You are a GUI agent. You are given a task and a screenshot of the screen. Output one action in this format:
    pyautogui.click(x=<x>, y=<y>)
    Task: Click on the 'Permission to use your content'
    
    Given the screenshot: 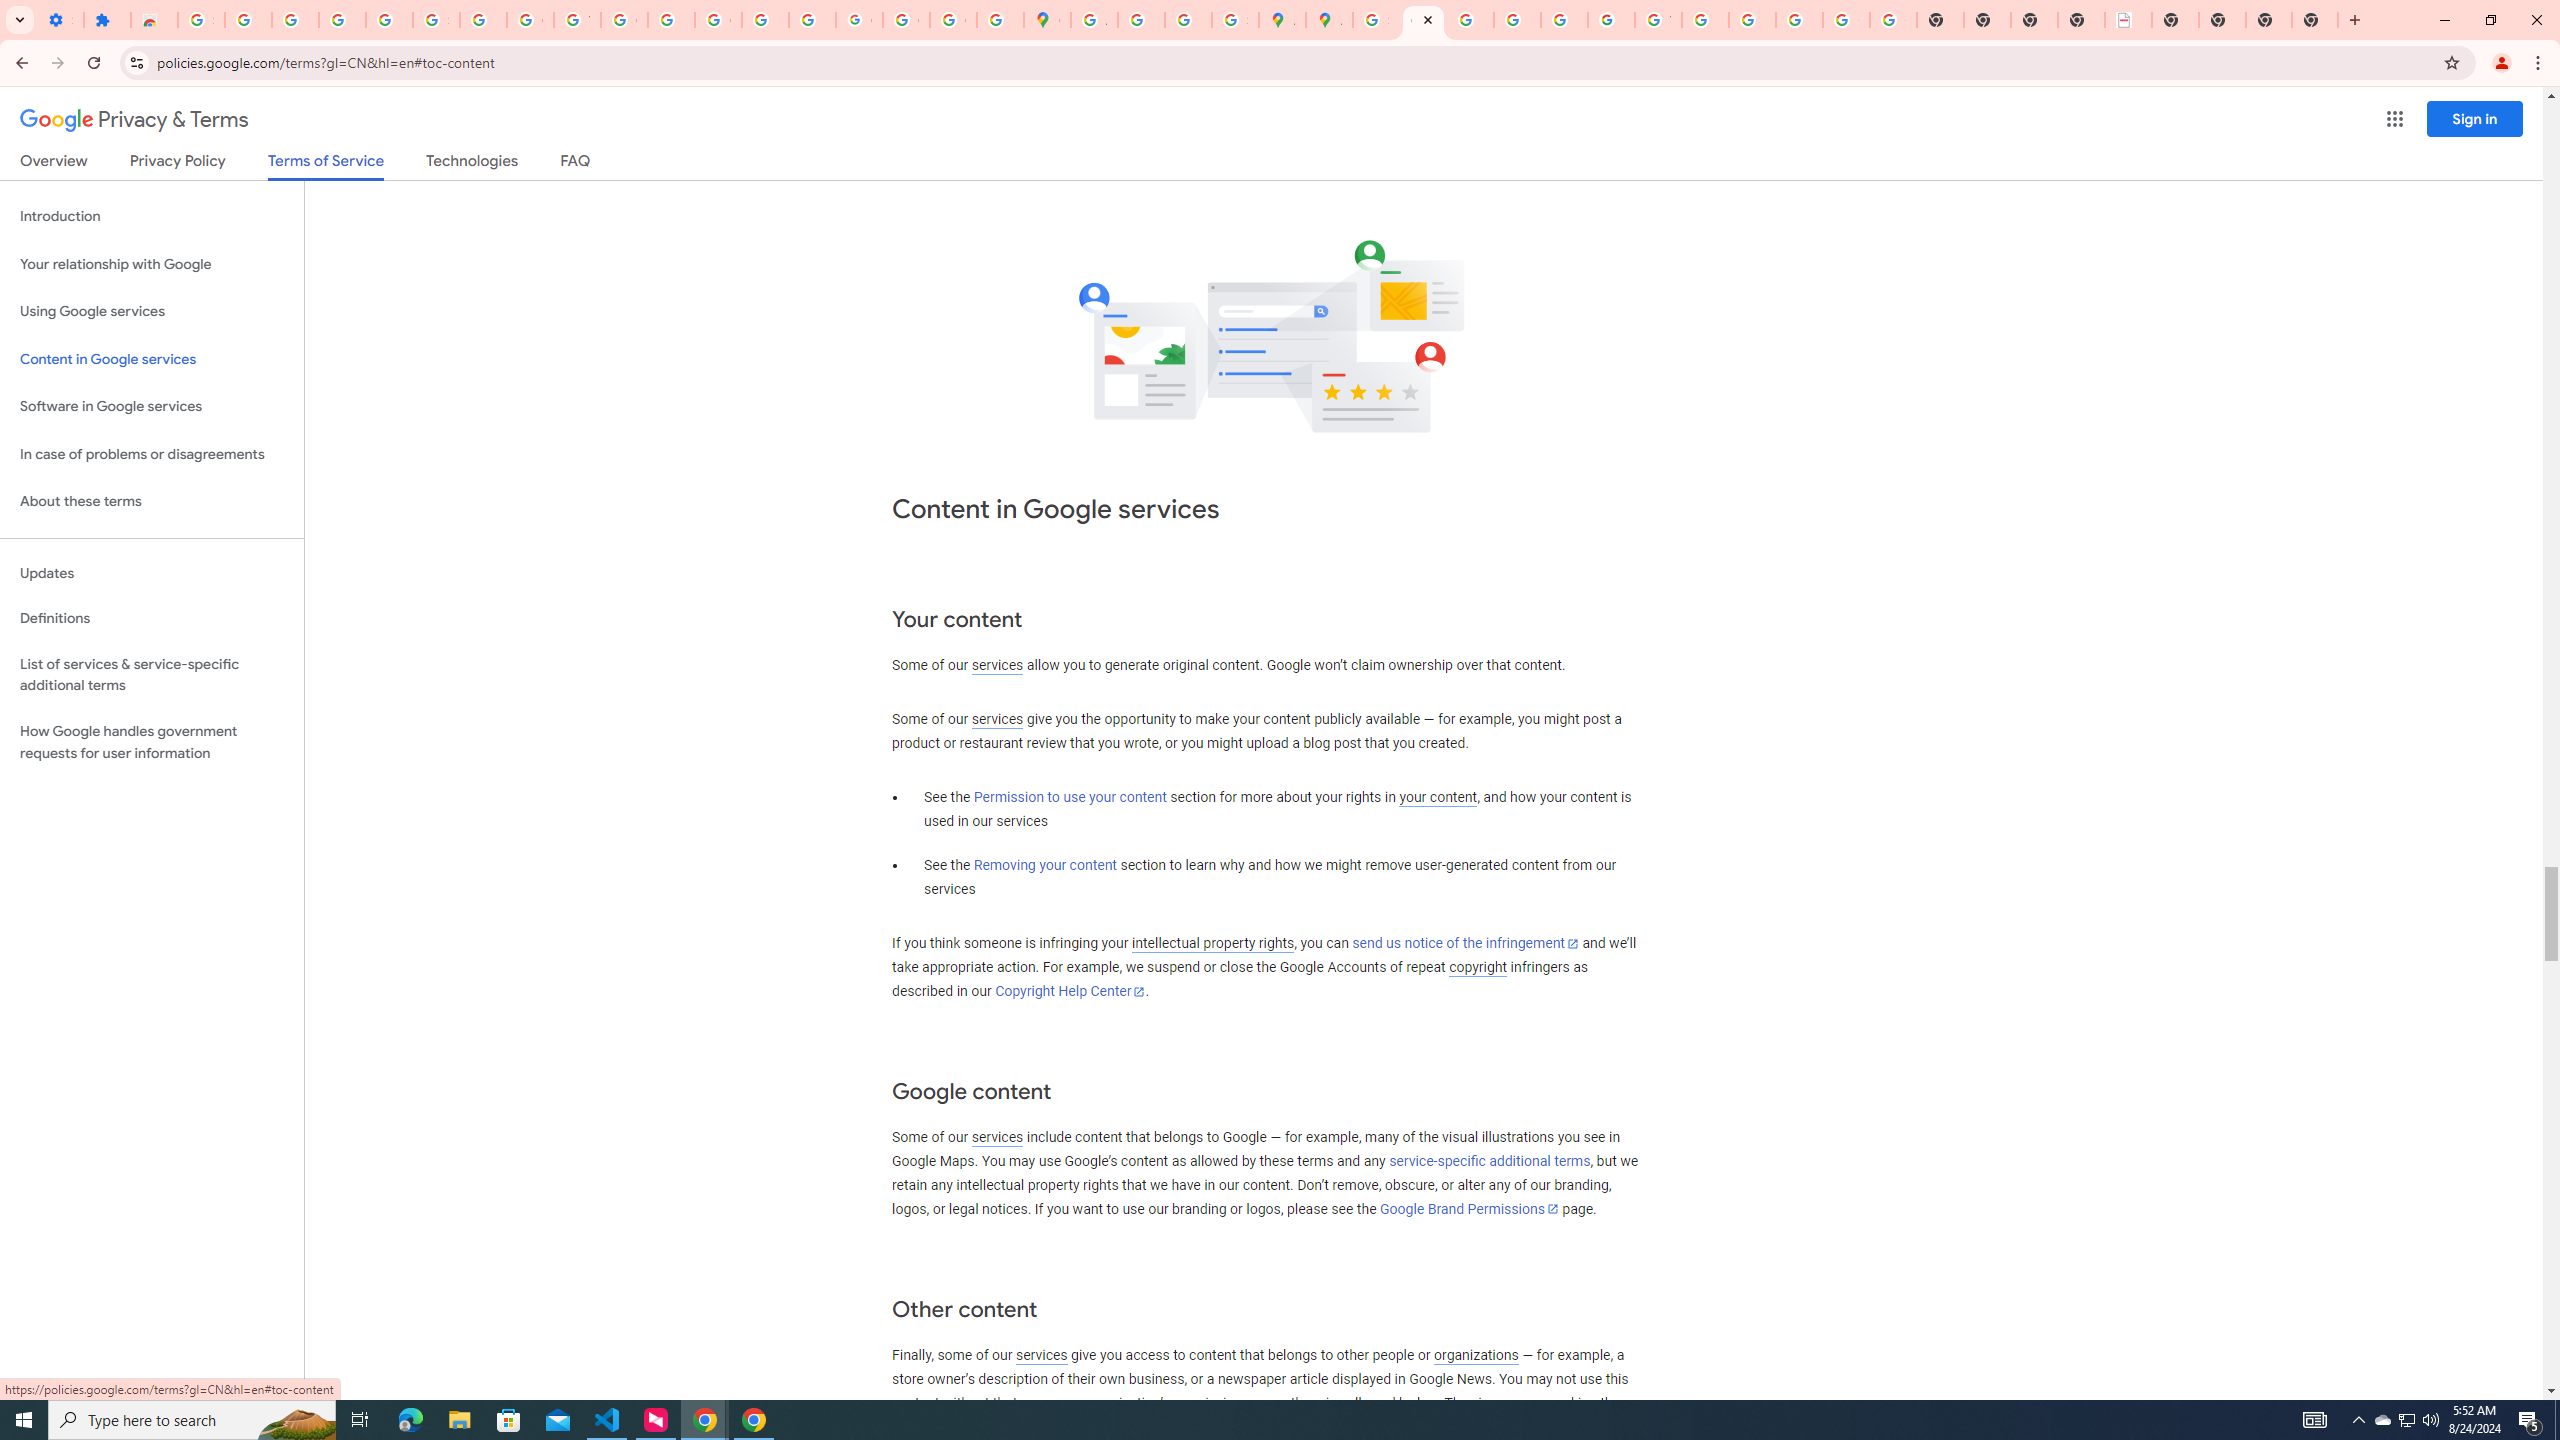 What is the action you would take?
    pyautogui.click(x=1069, y=796)
    